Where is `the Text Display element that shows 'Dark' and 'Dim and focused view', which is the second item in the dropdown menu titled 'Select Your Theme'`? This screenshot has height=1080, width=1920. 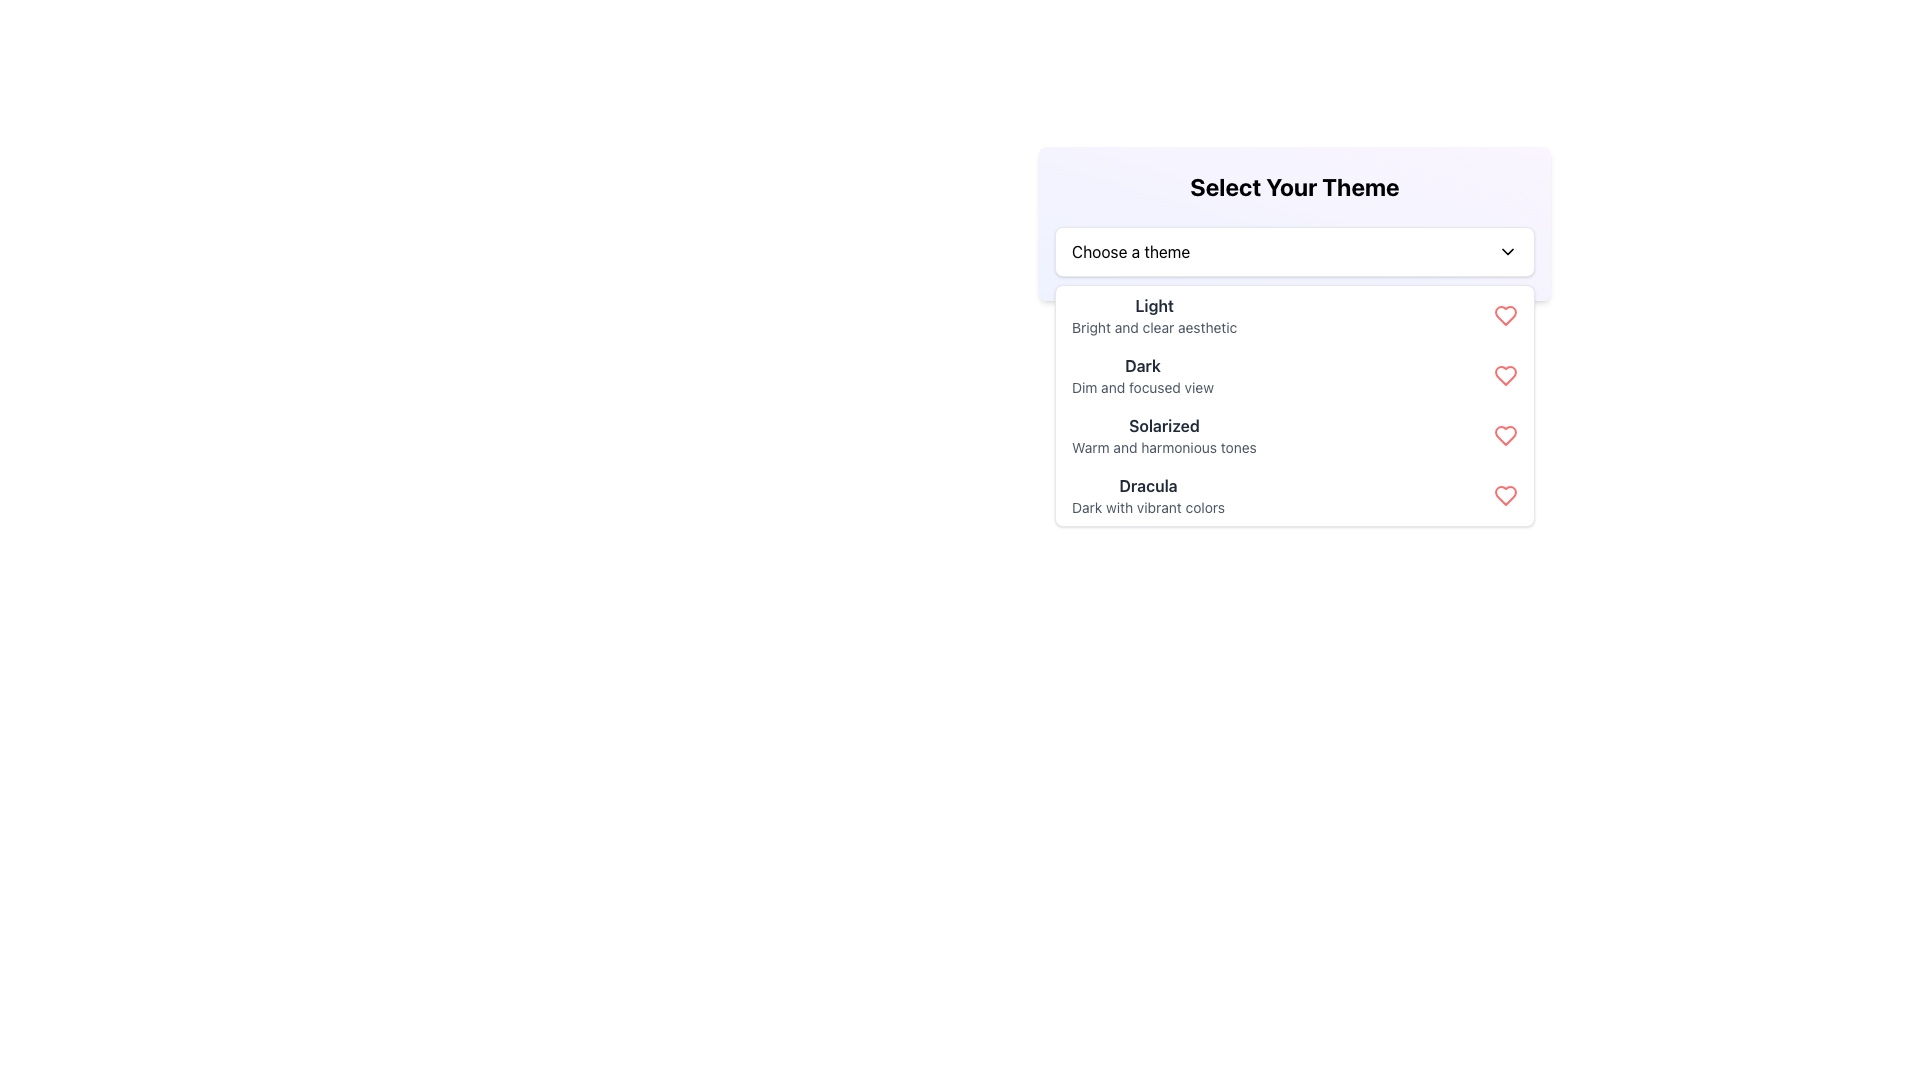 the Text Display element that shows 'Dark' and 'Dim and focused view', which is the second item in the dropdown menu titled 'Select Your Theme' is located at coordinates (1142, 375).